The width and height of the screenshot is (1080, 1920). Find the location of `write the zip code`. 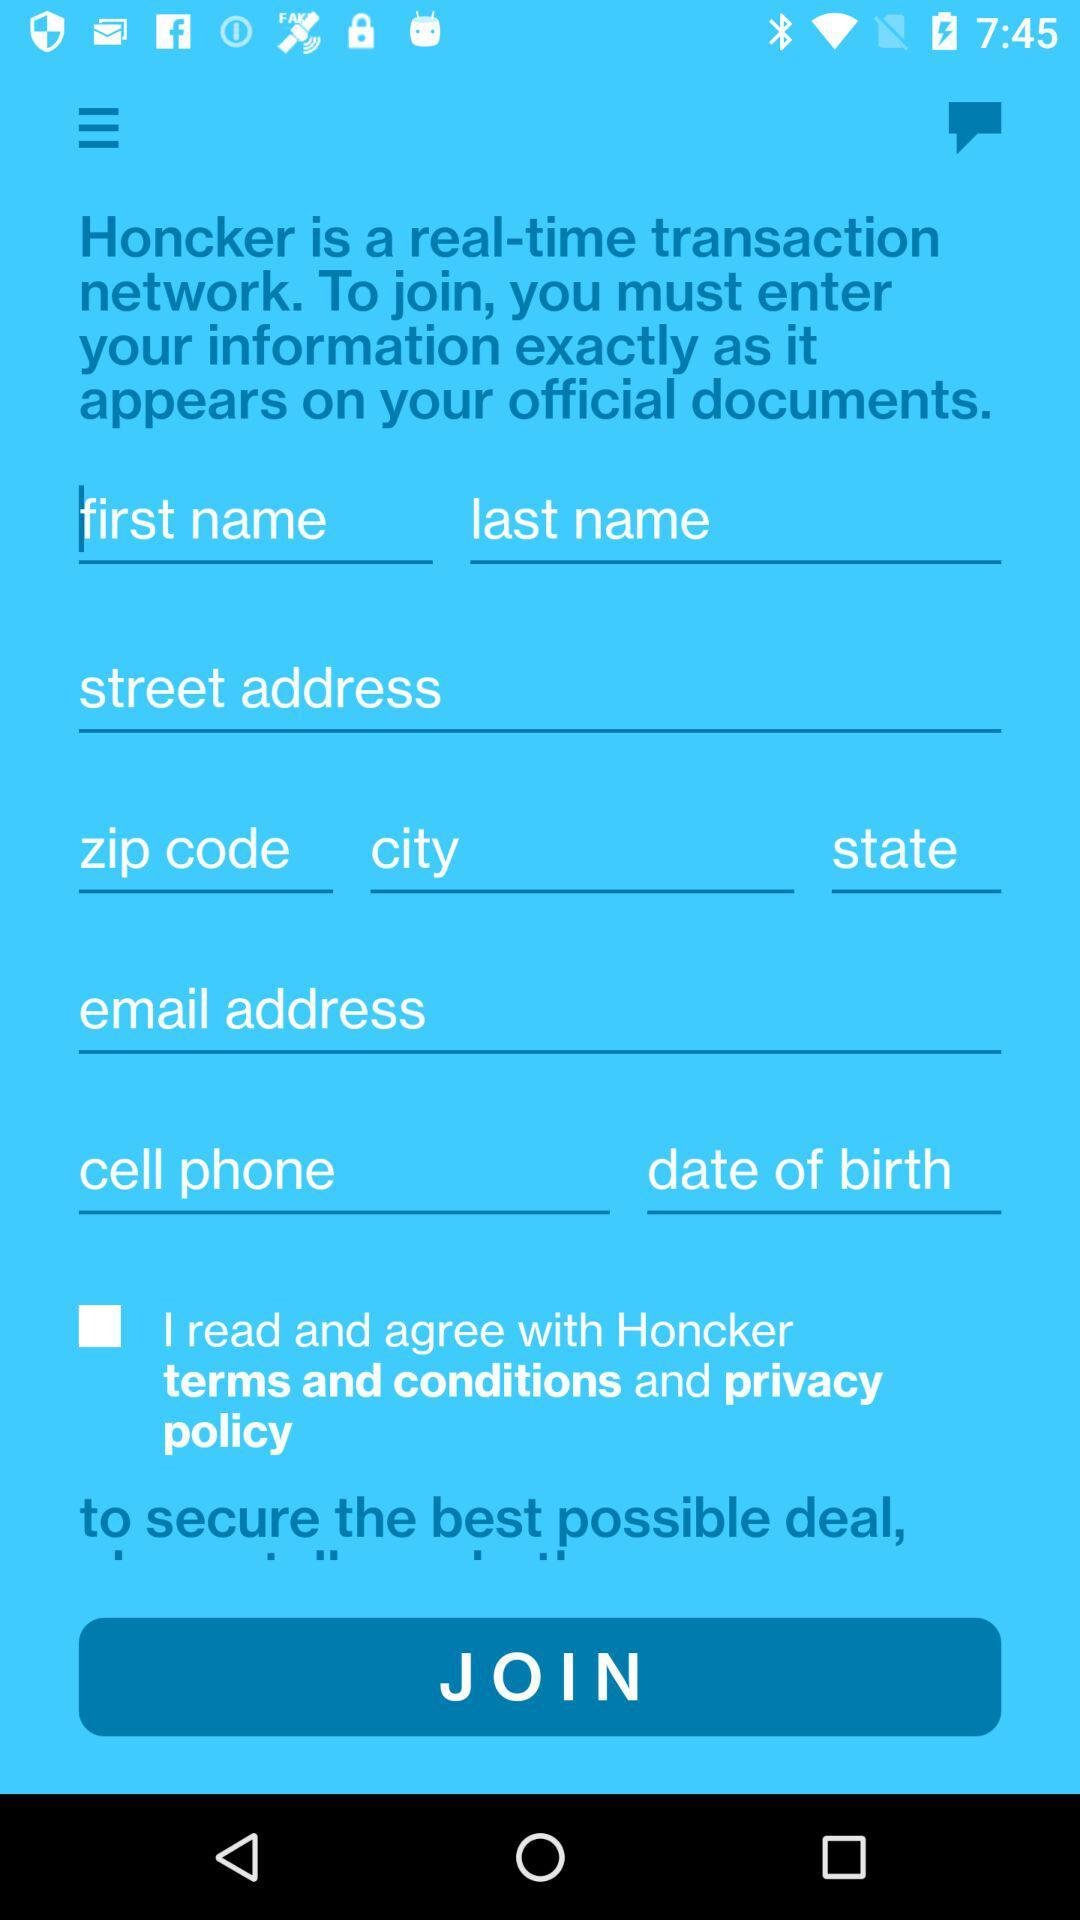

write the zip code is located at coordinates (205, 847).